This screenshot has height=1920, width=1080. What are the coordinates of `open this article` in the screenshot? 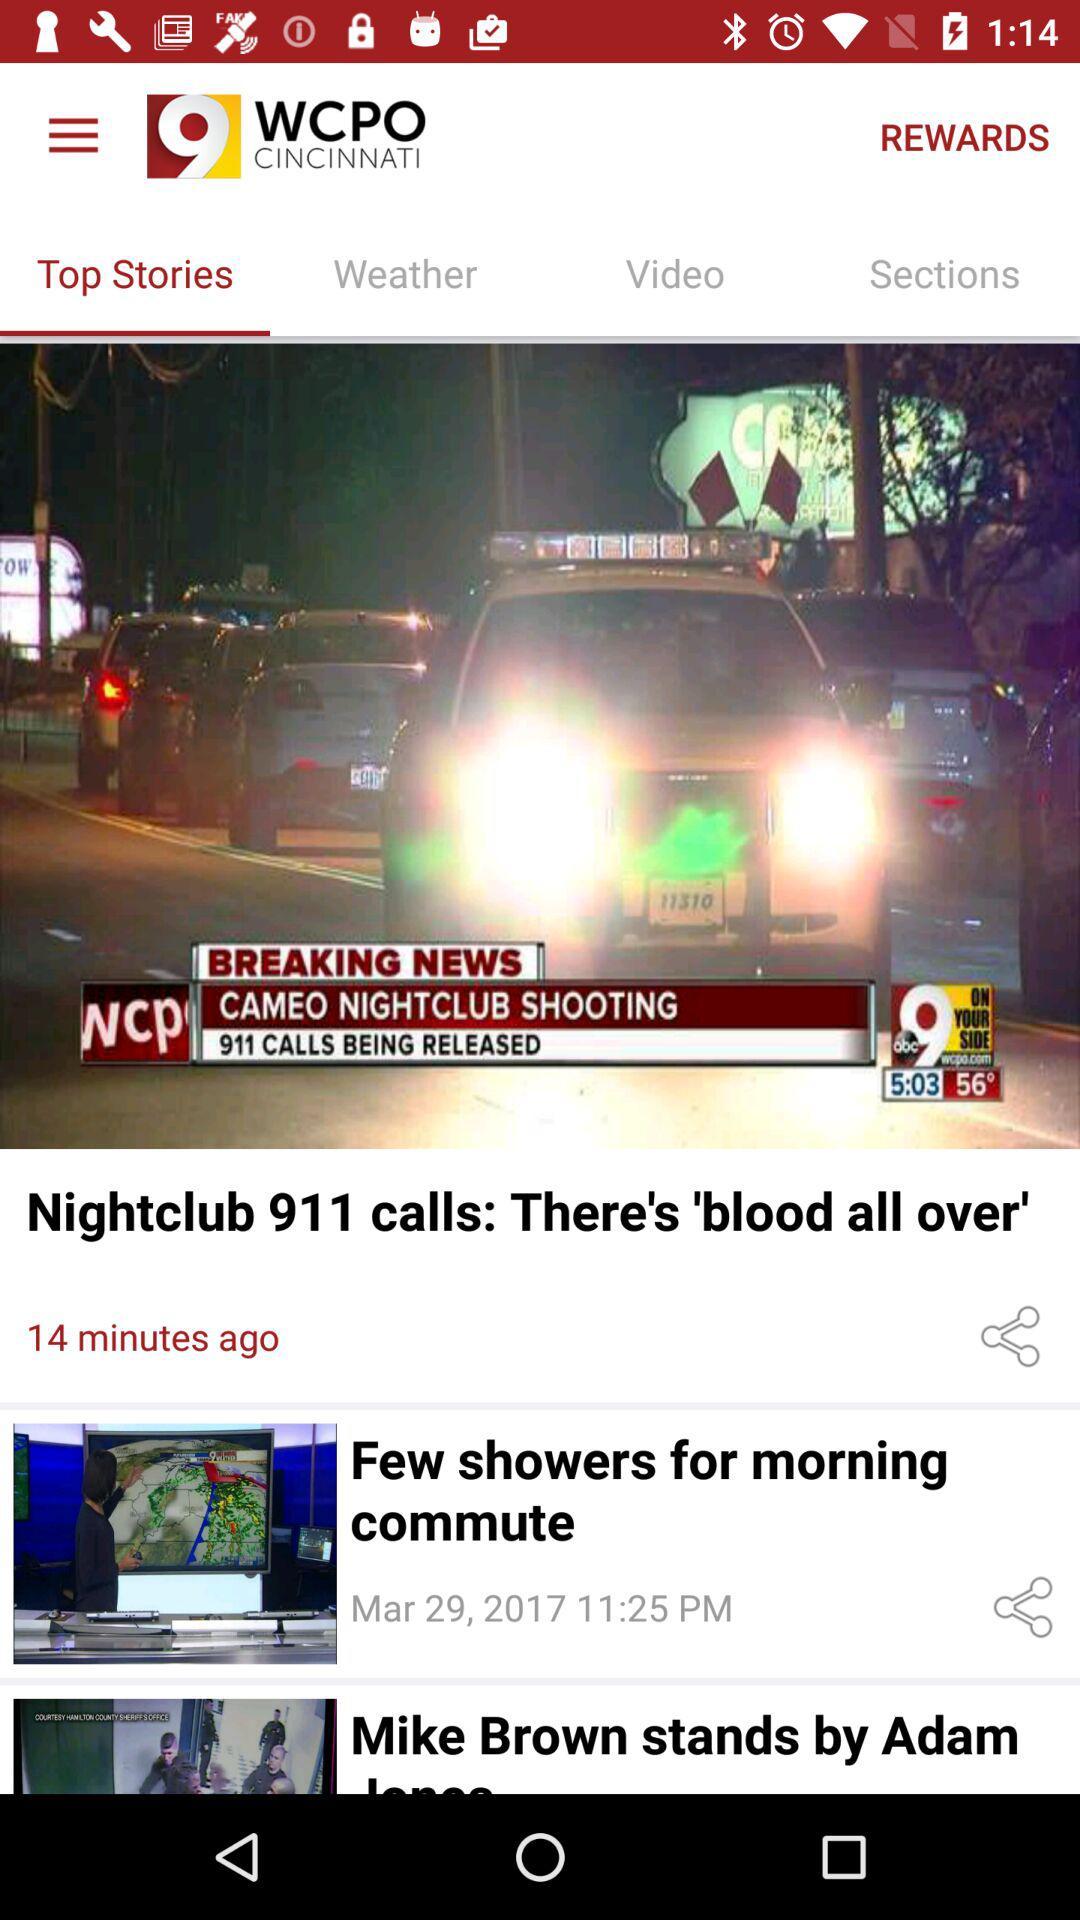 It's located at (174, 1745).